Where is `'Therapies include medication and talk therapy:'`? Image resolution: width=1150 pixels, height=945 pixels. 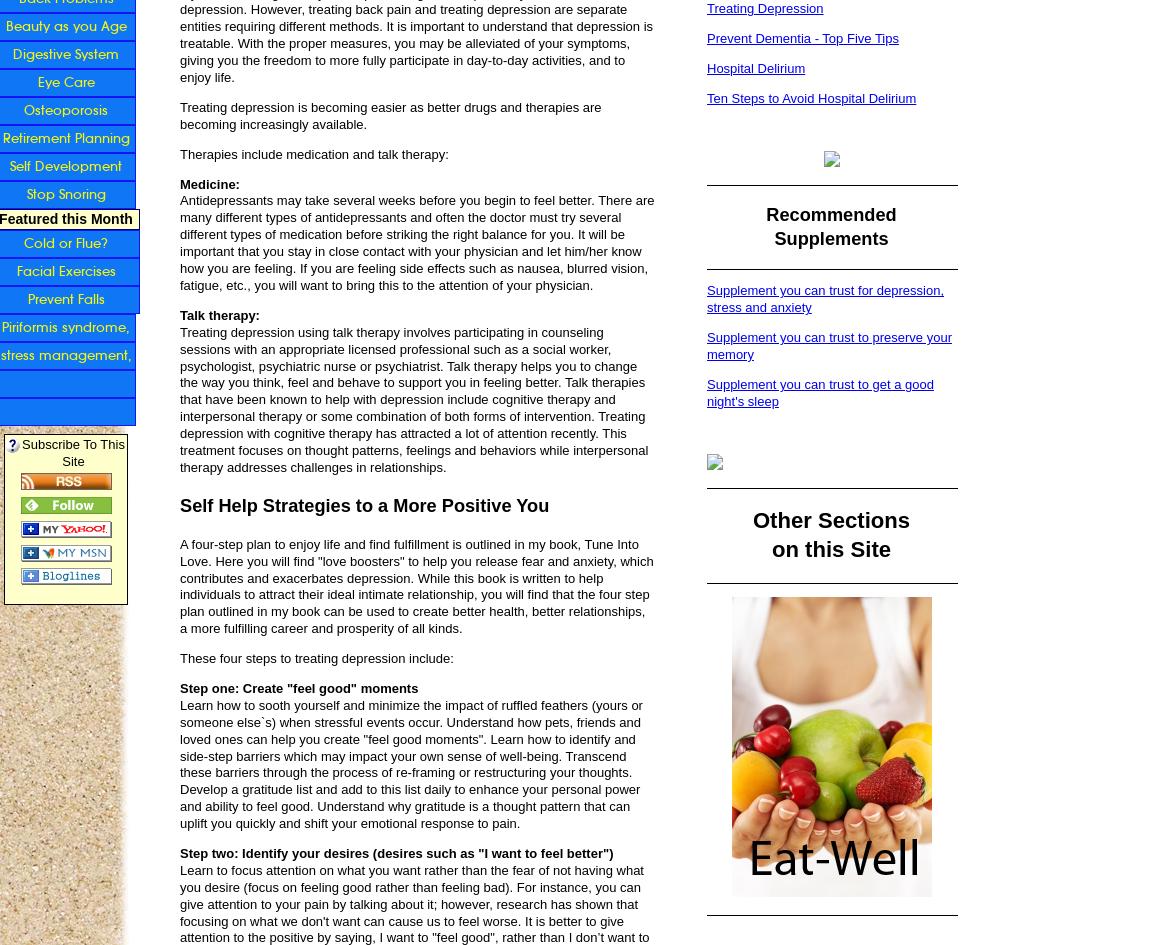 'Therapies include medication and talk therapy:' is located at coordinates (313, 153).